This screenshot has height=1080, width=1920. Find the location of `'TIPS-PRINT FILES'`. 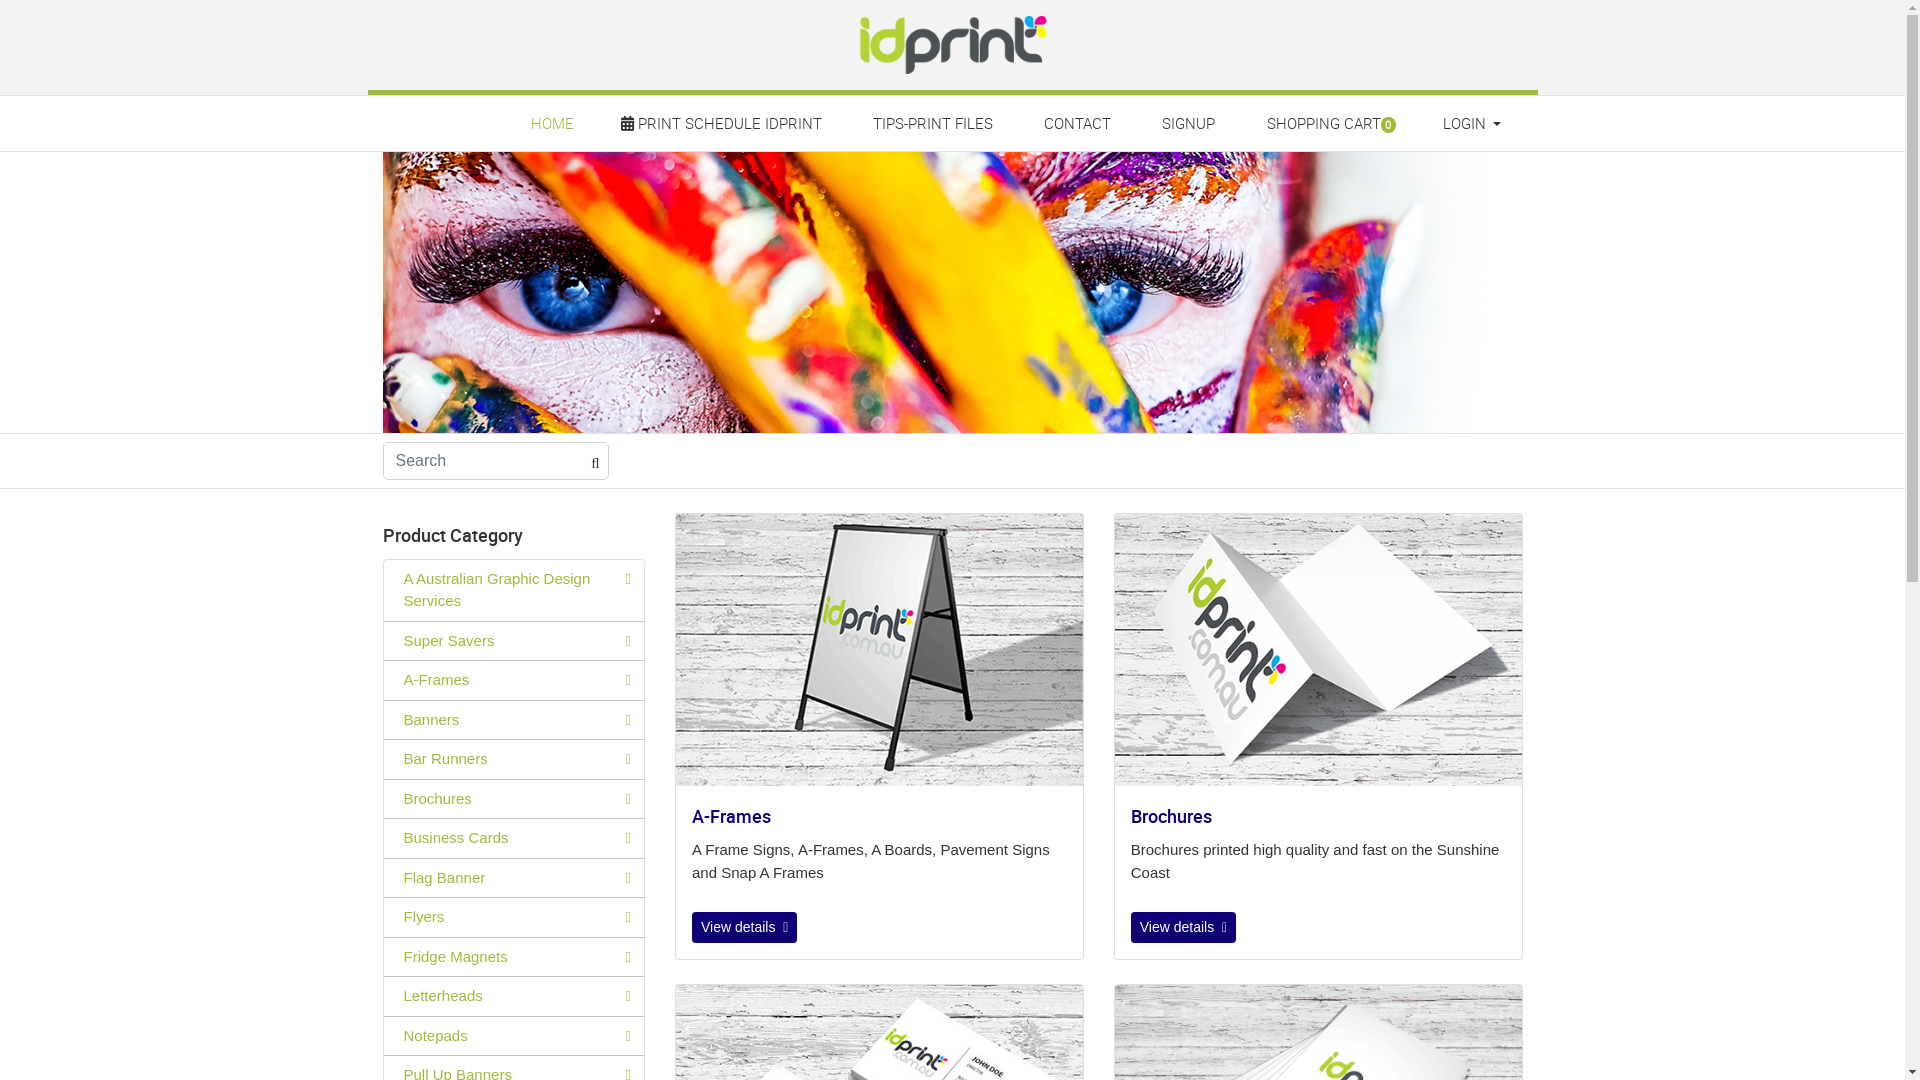

'TIPS-PRINT FILES' is located at coordinates (931, 123).